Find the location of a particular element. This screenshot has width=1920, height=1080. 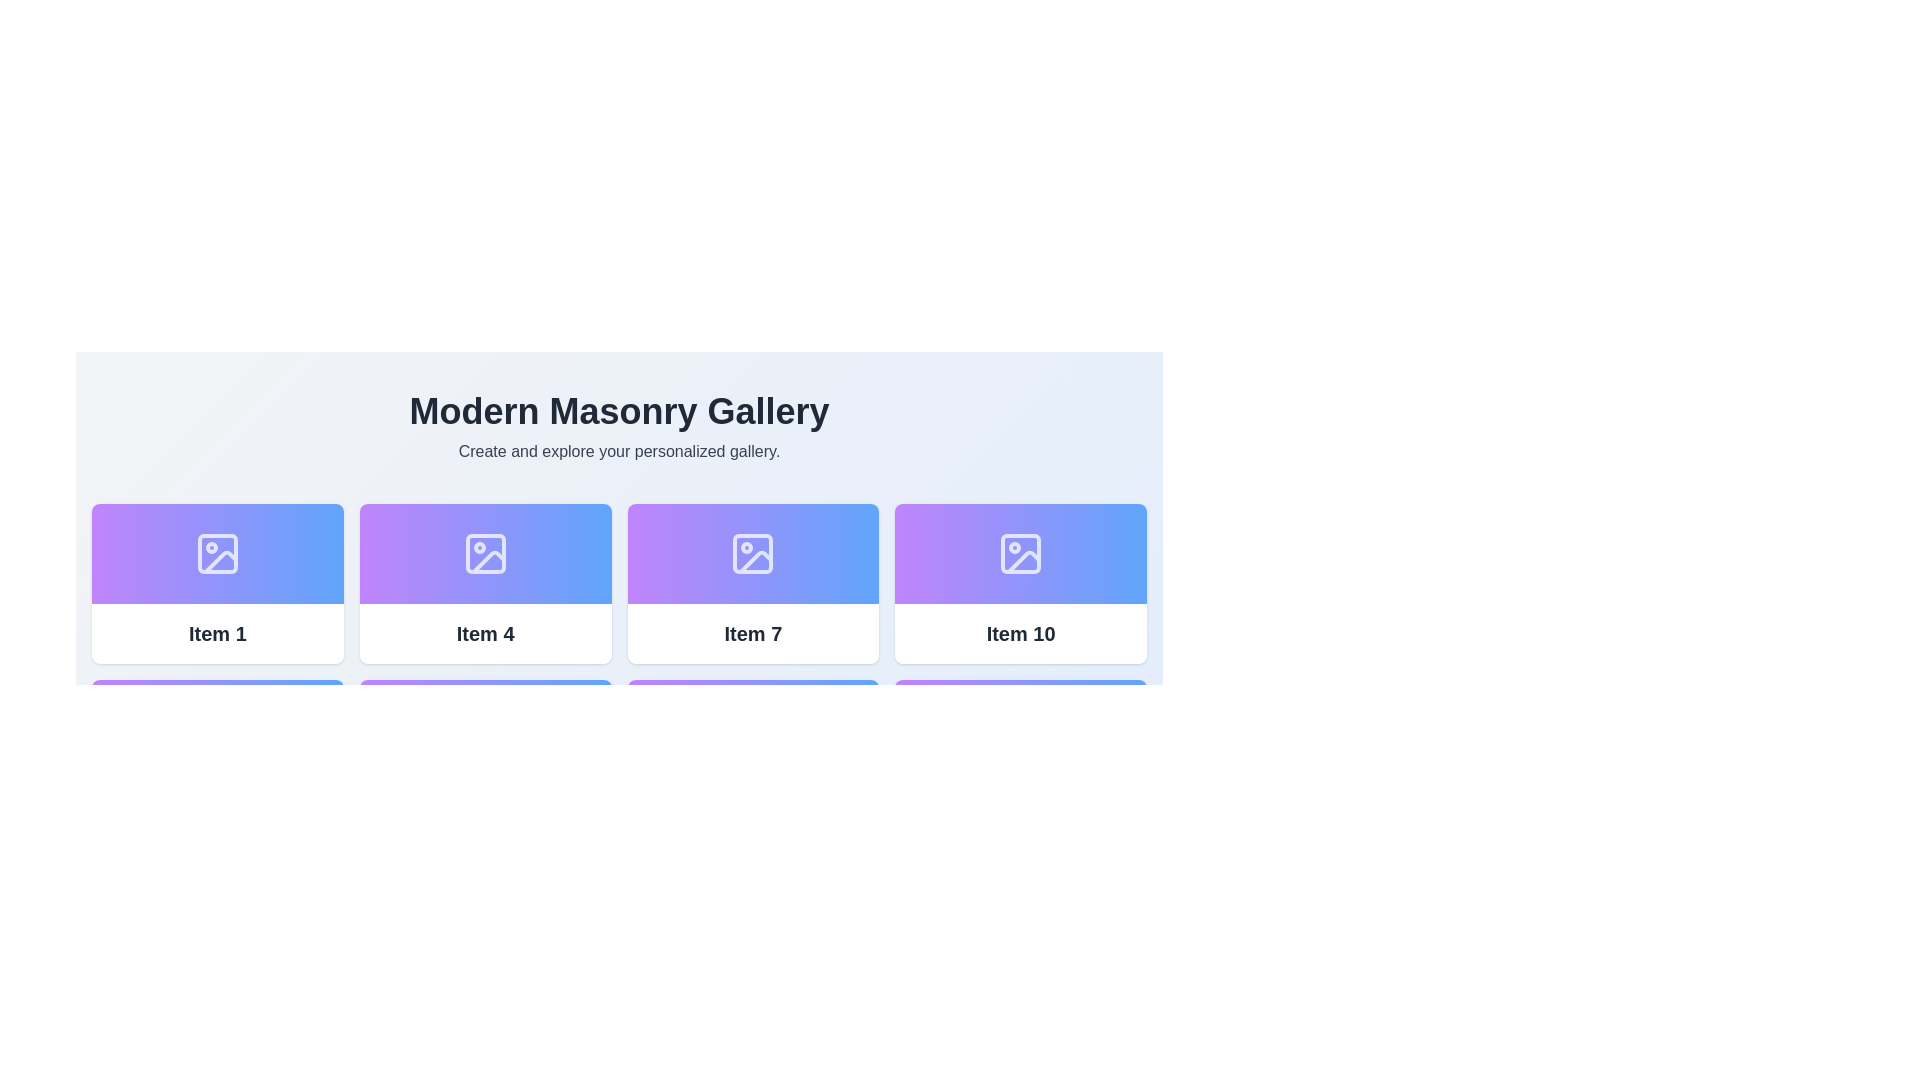

text label 'Item 1' located at the bottom section of the first card in the grid layout under the 'Modern Masonry Gallery' heading is located at coordinates (217, 633).